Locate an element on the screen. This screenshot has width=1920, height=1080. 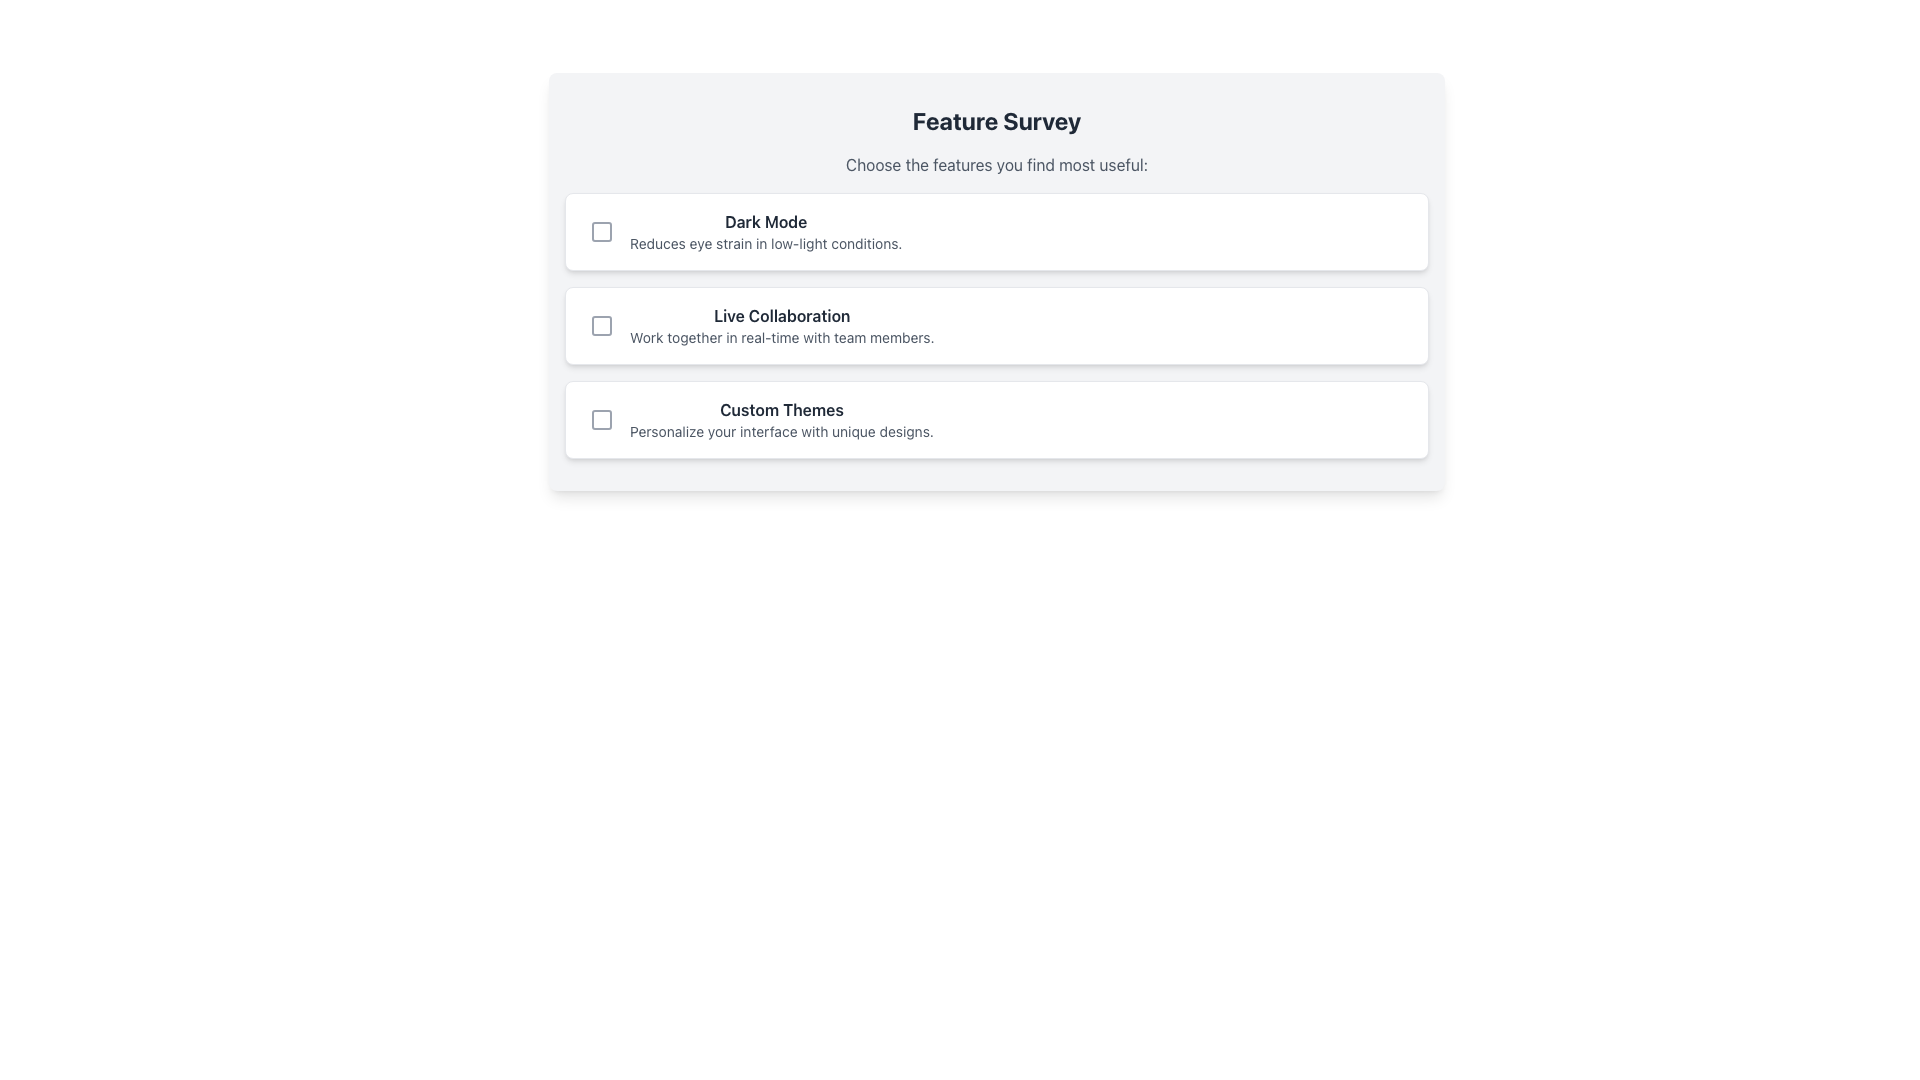
the Text Label element, which serves as the title or header for the feature described below it, positioned as the second feature in a vertical stack, directly under 'Dark Mode' and above 'Custom Themes.' is located at coordinates (781, 315).